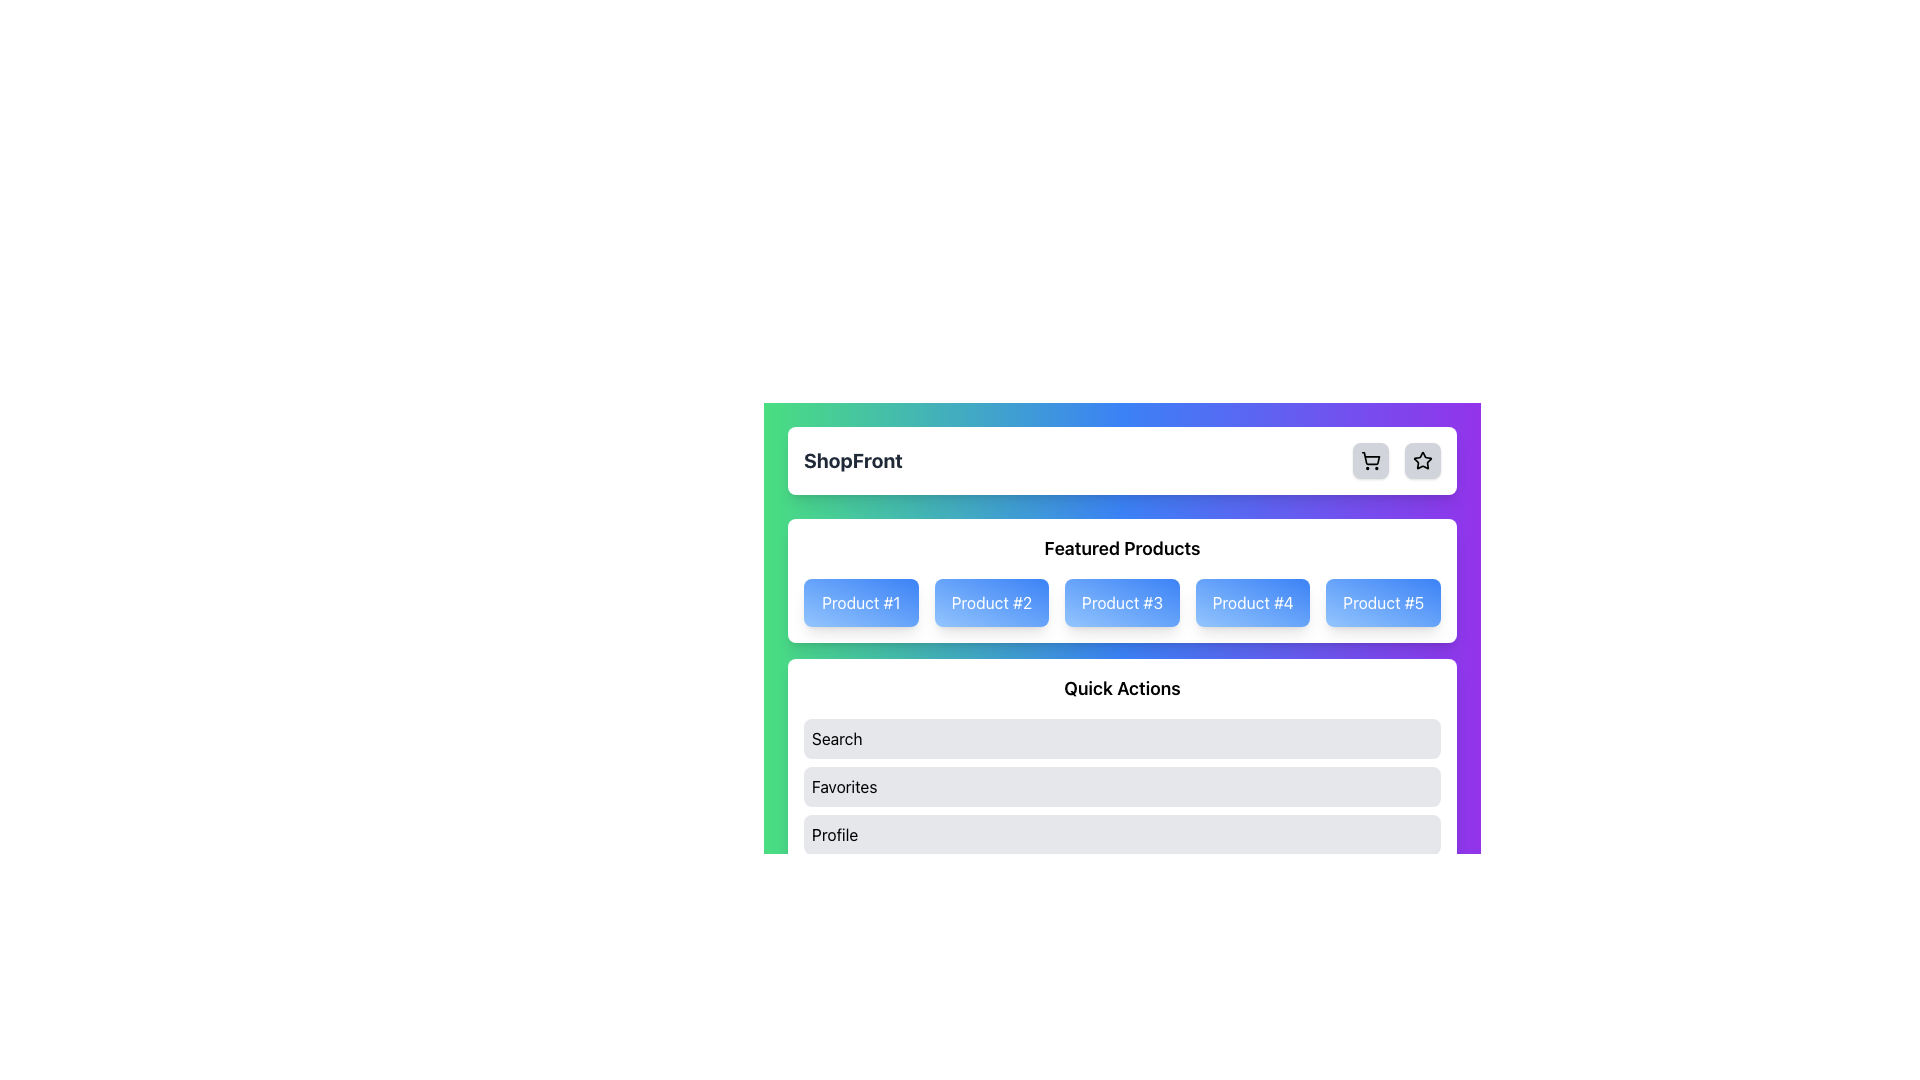 The width and height of the screenshot is (1920, 1080). I want to click on the third button in the 'Quick Actions' section, so click(1122, 834).